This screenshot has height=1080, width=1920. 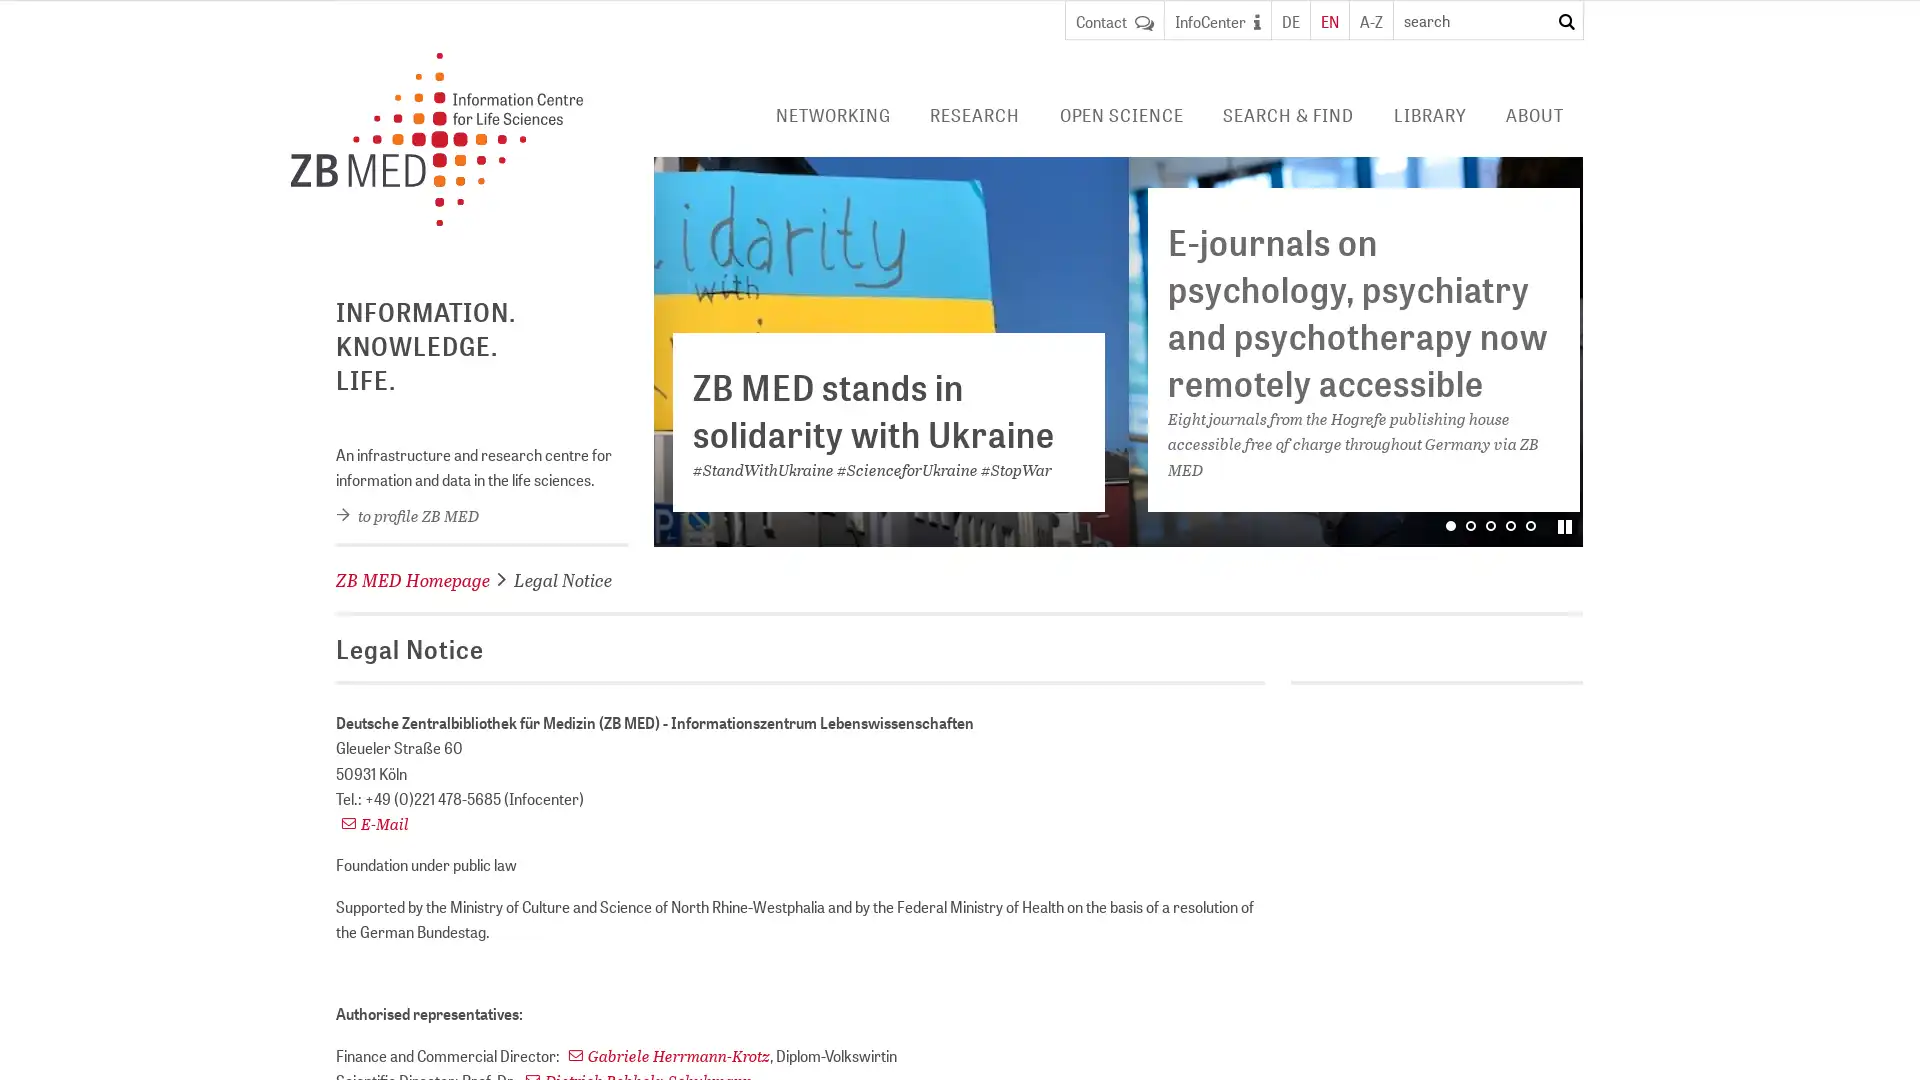 What do you see at coordinates (1470, 523) in the screenshot?
I see `2` at bounding box center [1470, 523].